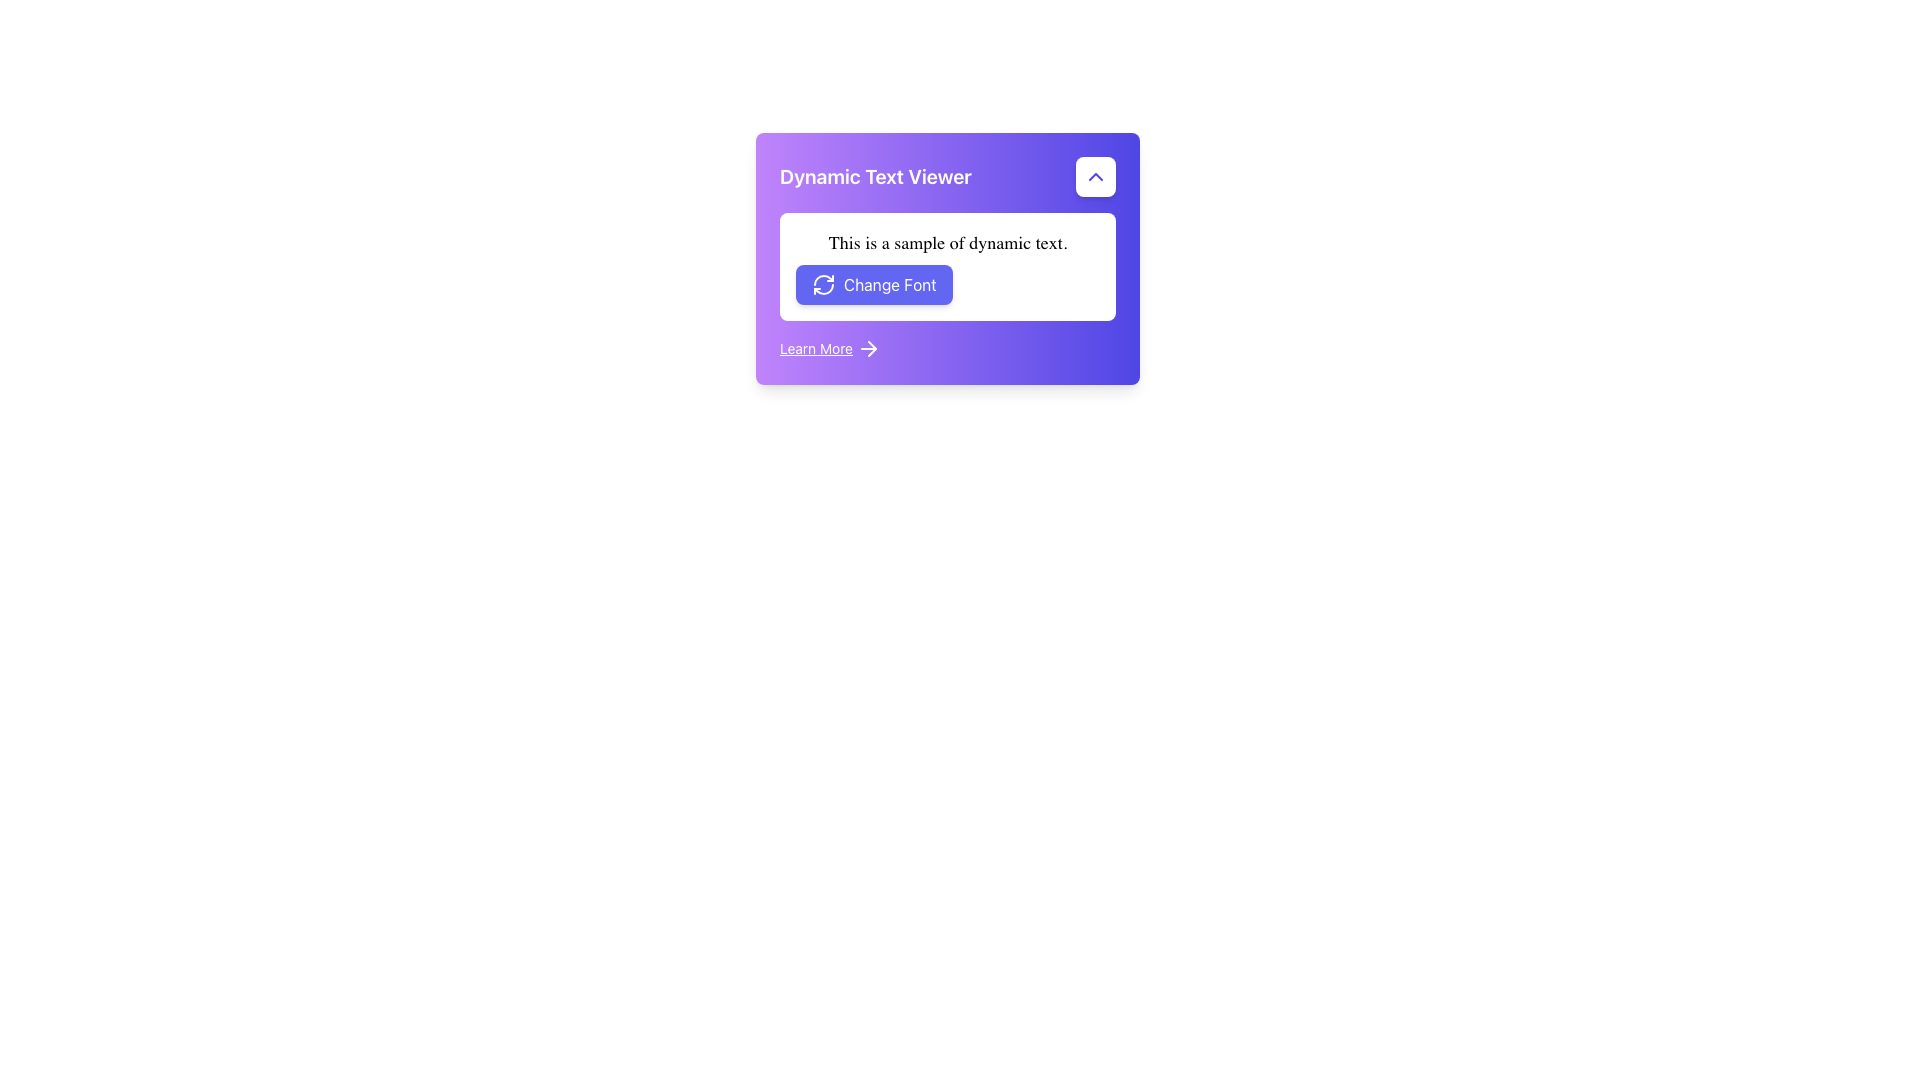 The width and height of the screenshot is (1920, 1080). What do you see at coordinates (868, 347) in the screenshot?
I see `the right-pointing arrow icon located next to the 'Learn More' text to trigger a tooltip` at bounding box center [868, 347].